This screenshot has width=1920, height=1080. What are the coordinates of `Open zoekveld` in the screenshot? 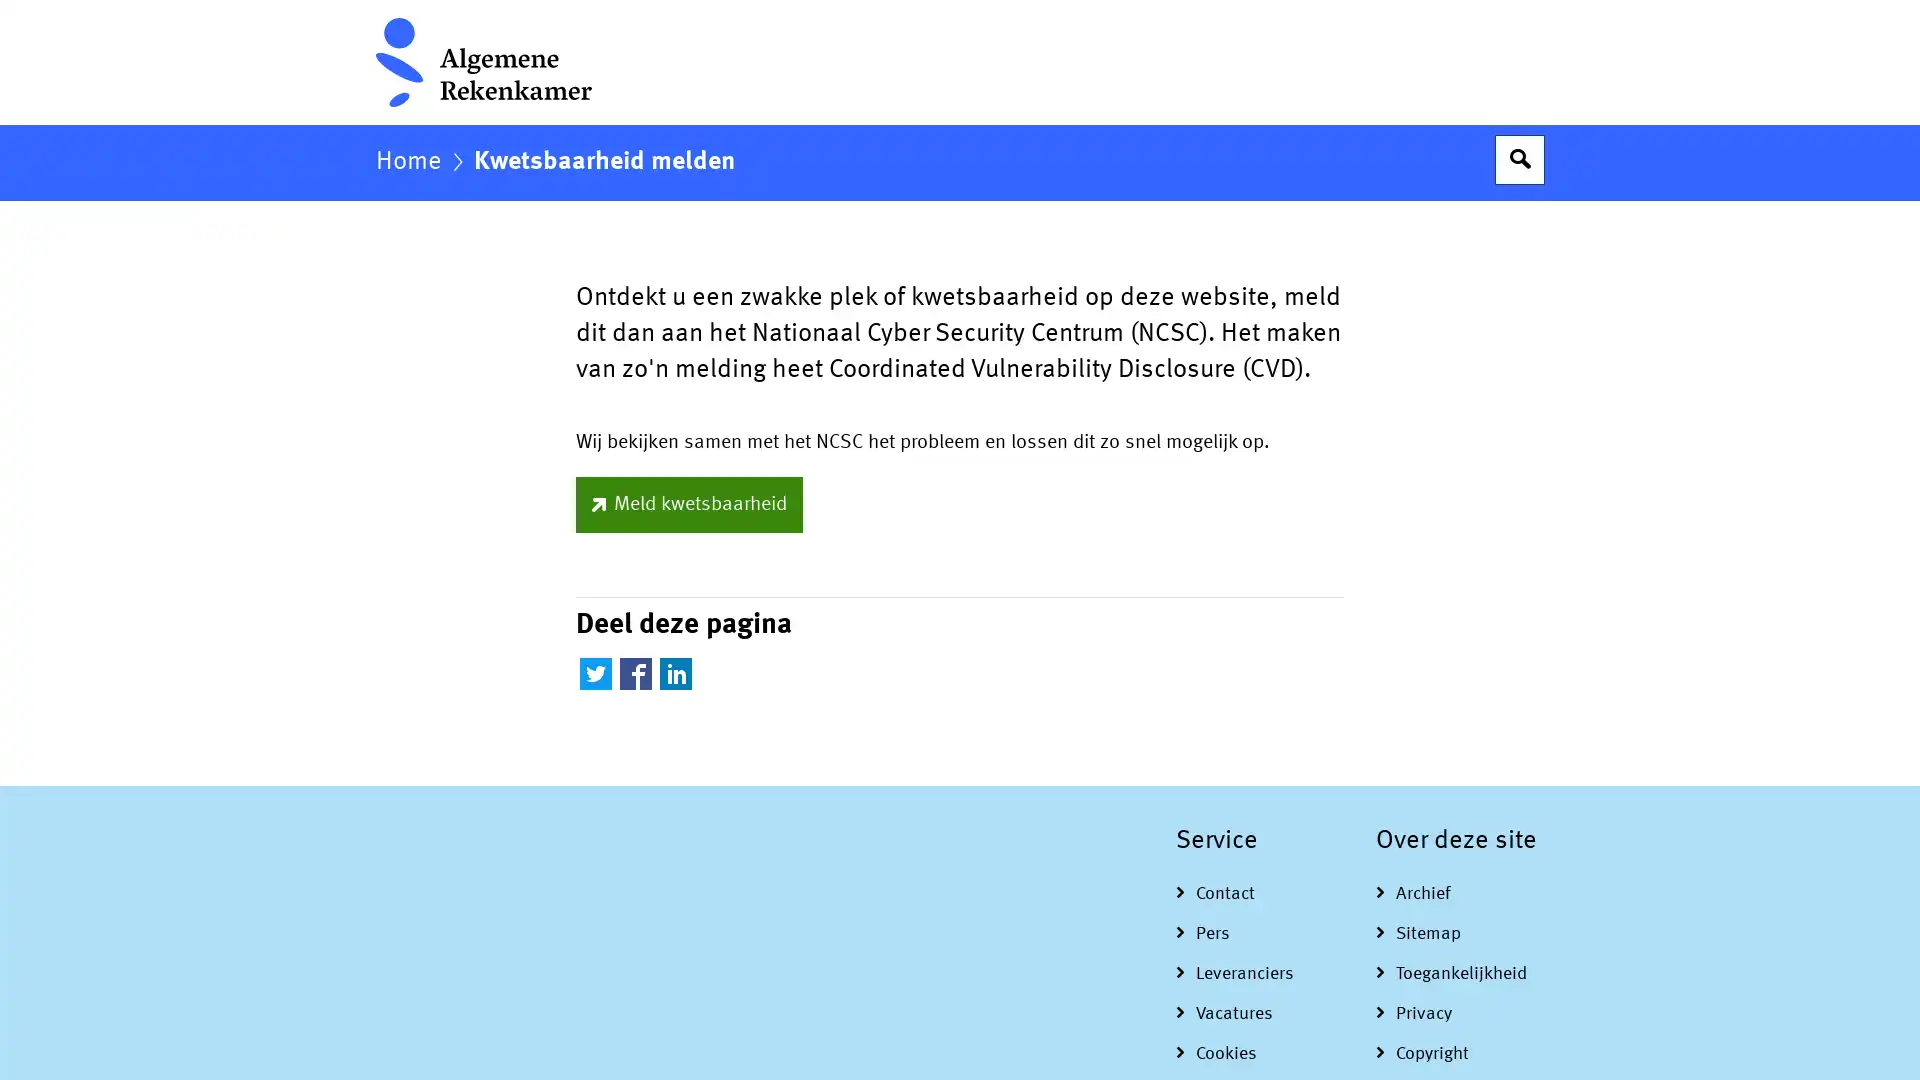 It's located at (1520, 158).